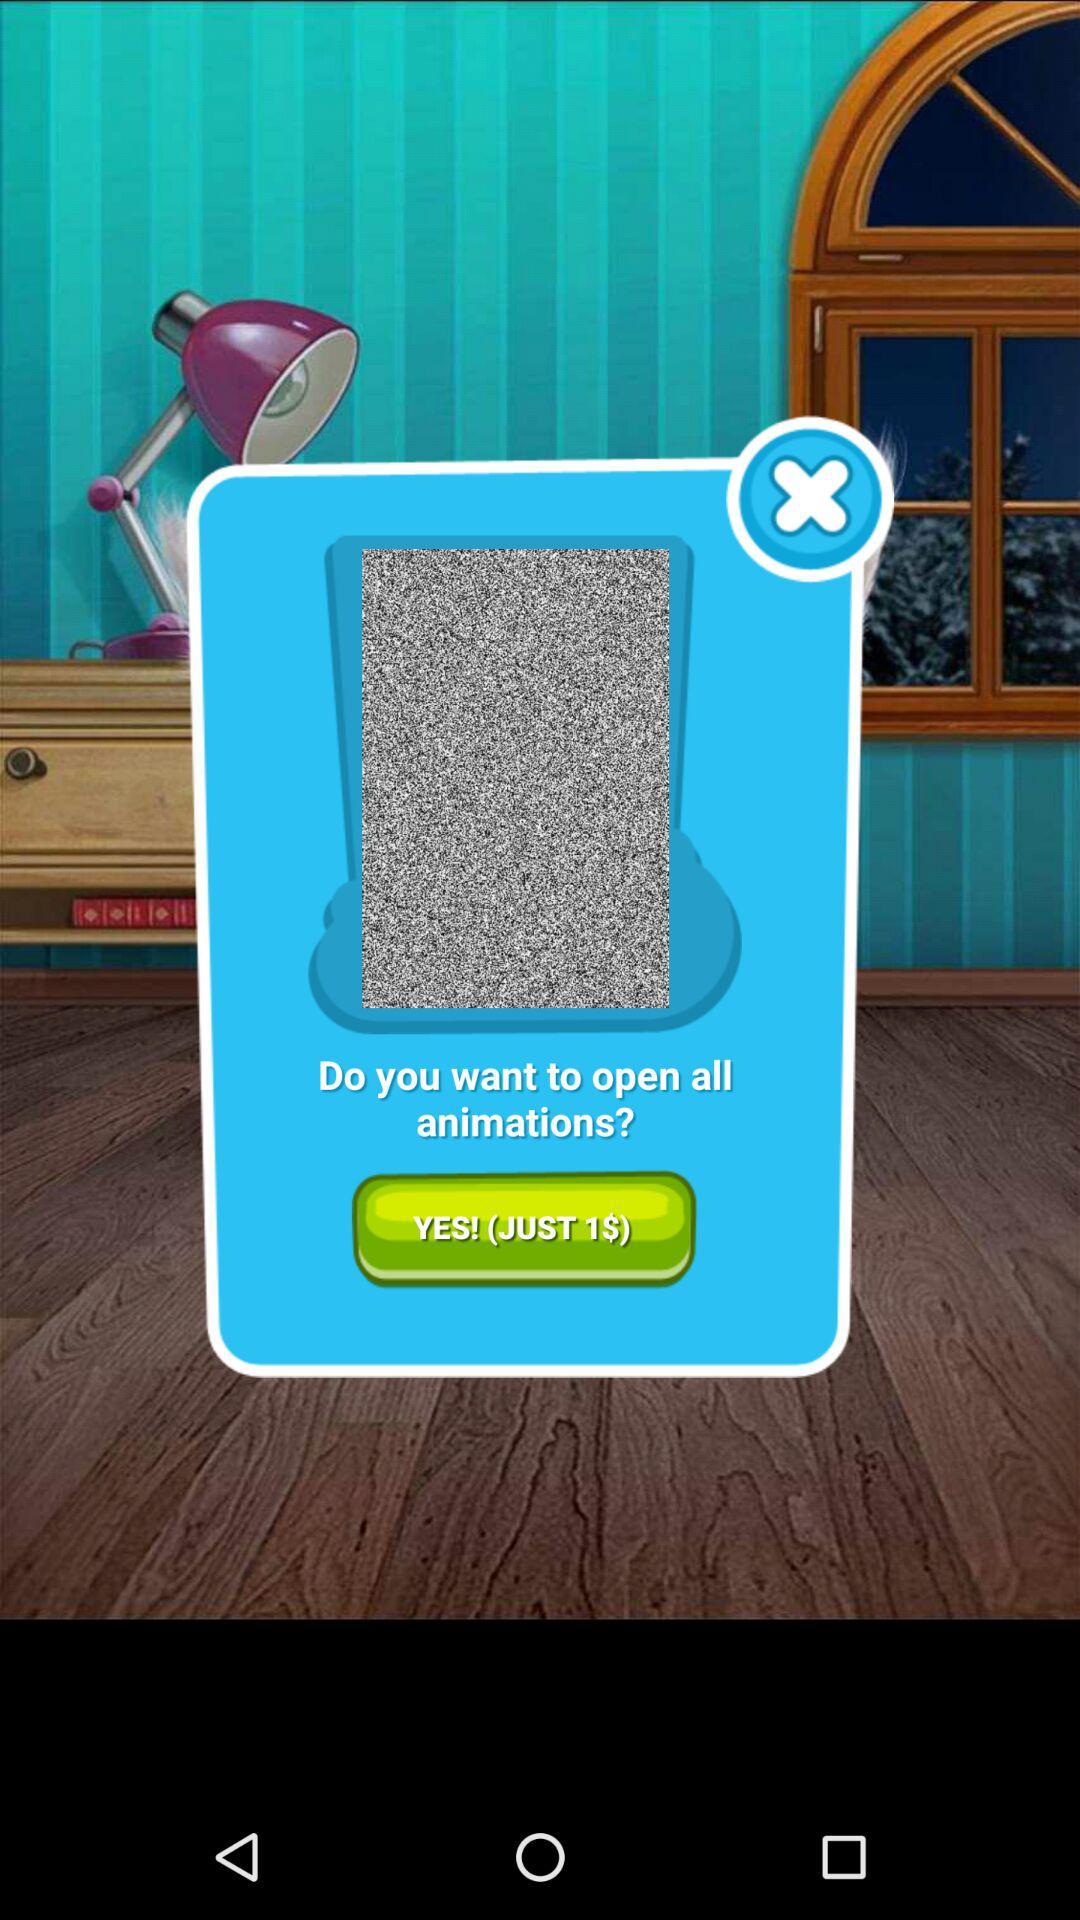  What do you see at coordinates (523, 1228) in the screenshot?
I see `the app below do you want item` at bounding box center [523, 1228].